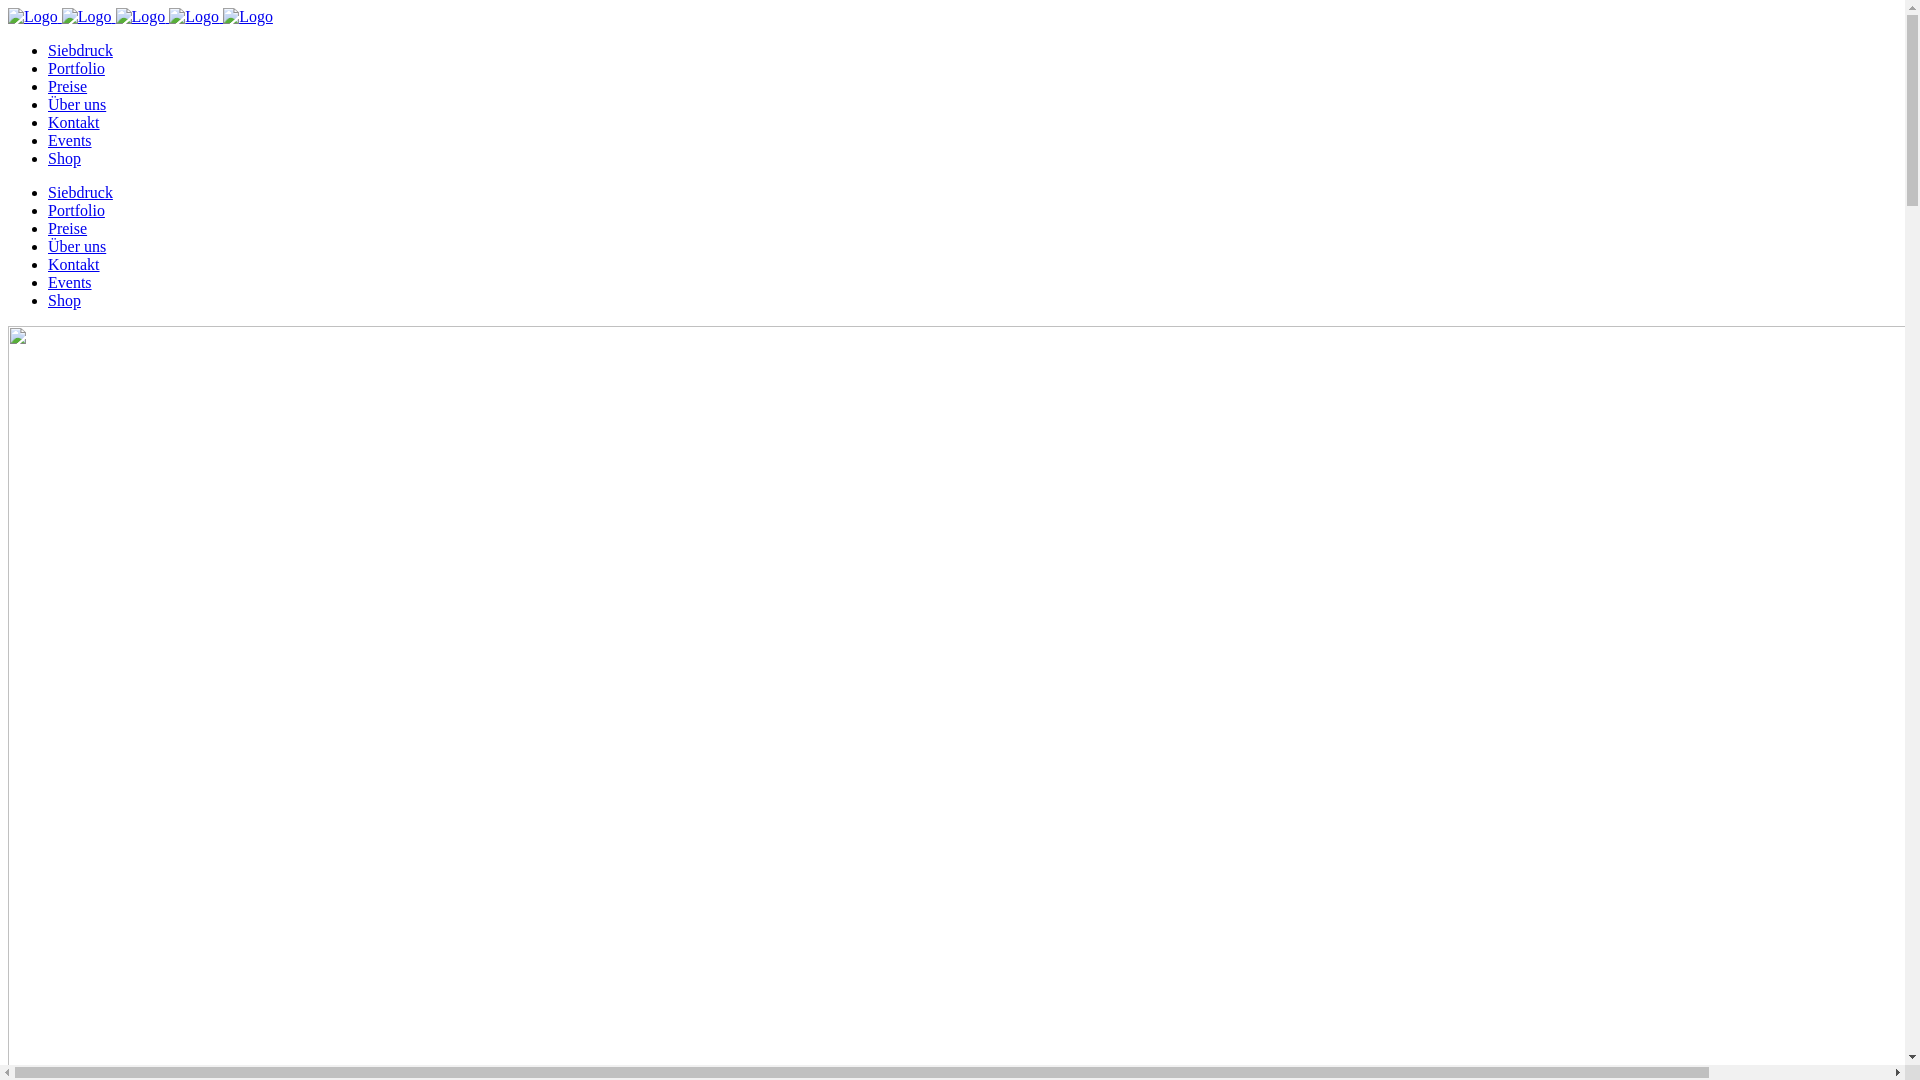  I want to click on 'Shop', so click(48, 300).